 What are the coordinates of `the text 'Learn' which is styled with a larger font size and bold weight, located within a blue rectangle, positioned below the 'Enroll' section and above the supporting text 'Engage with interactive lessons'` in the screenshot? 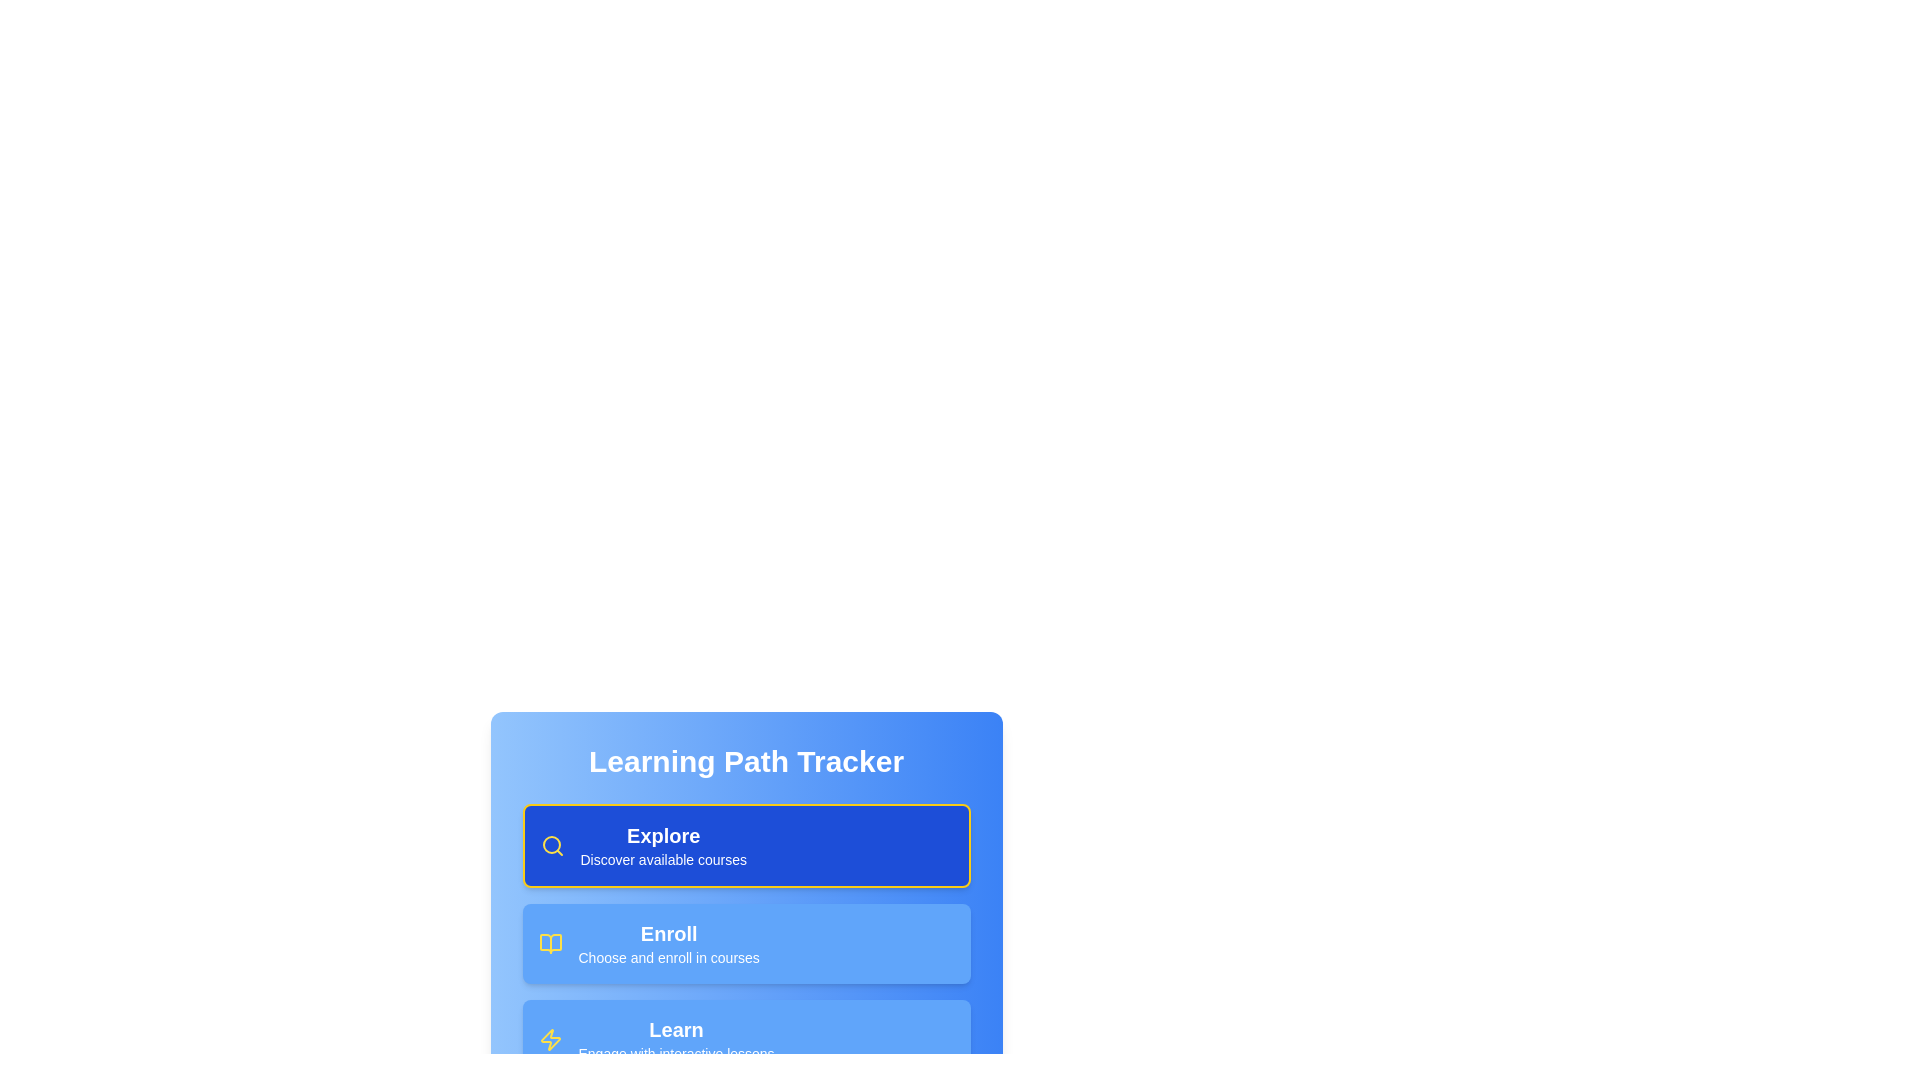 It's located at (676, 1029).